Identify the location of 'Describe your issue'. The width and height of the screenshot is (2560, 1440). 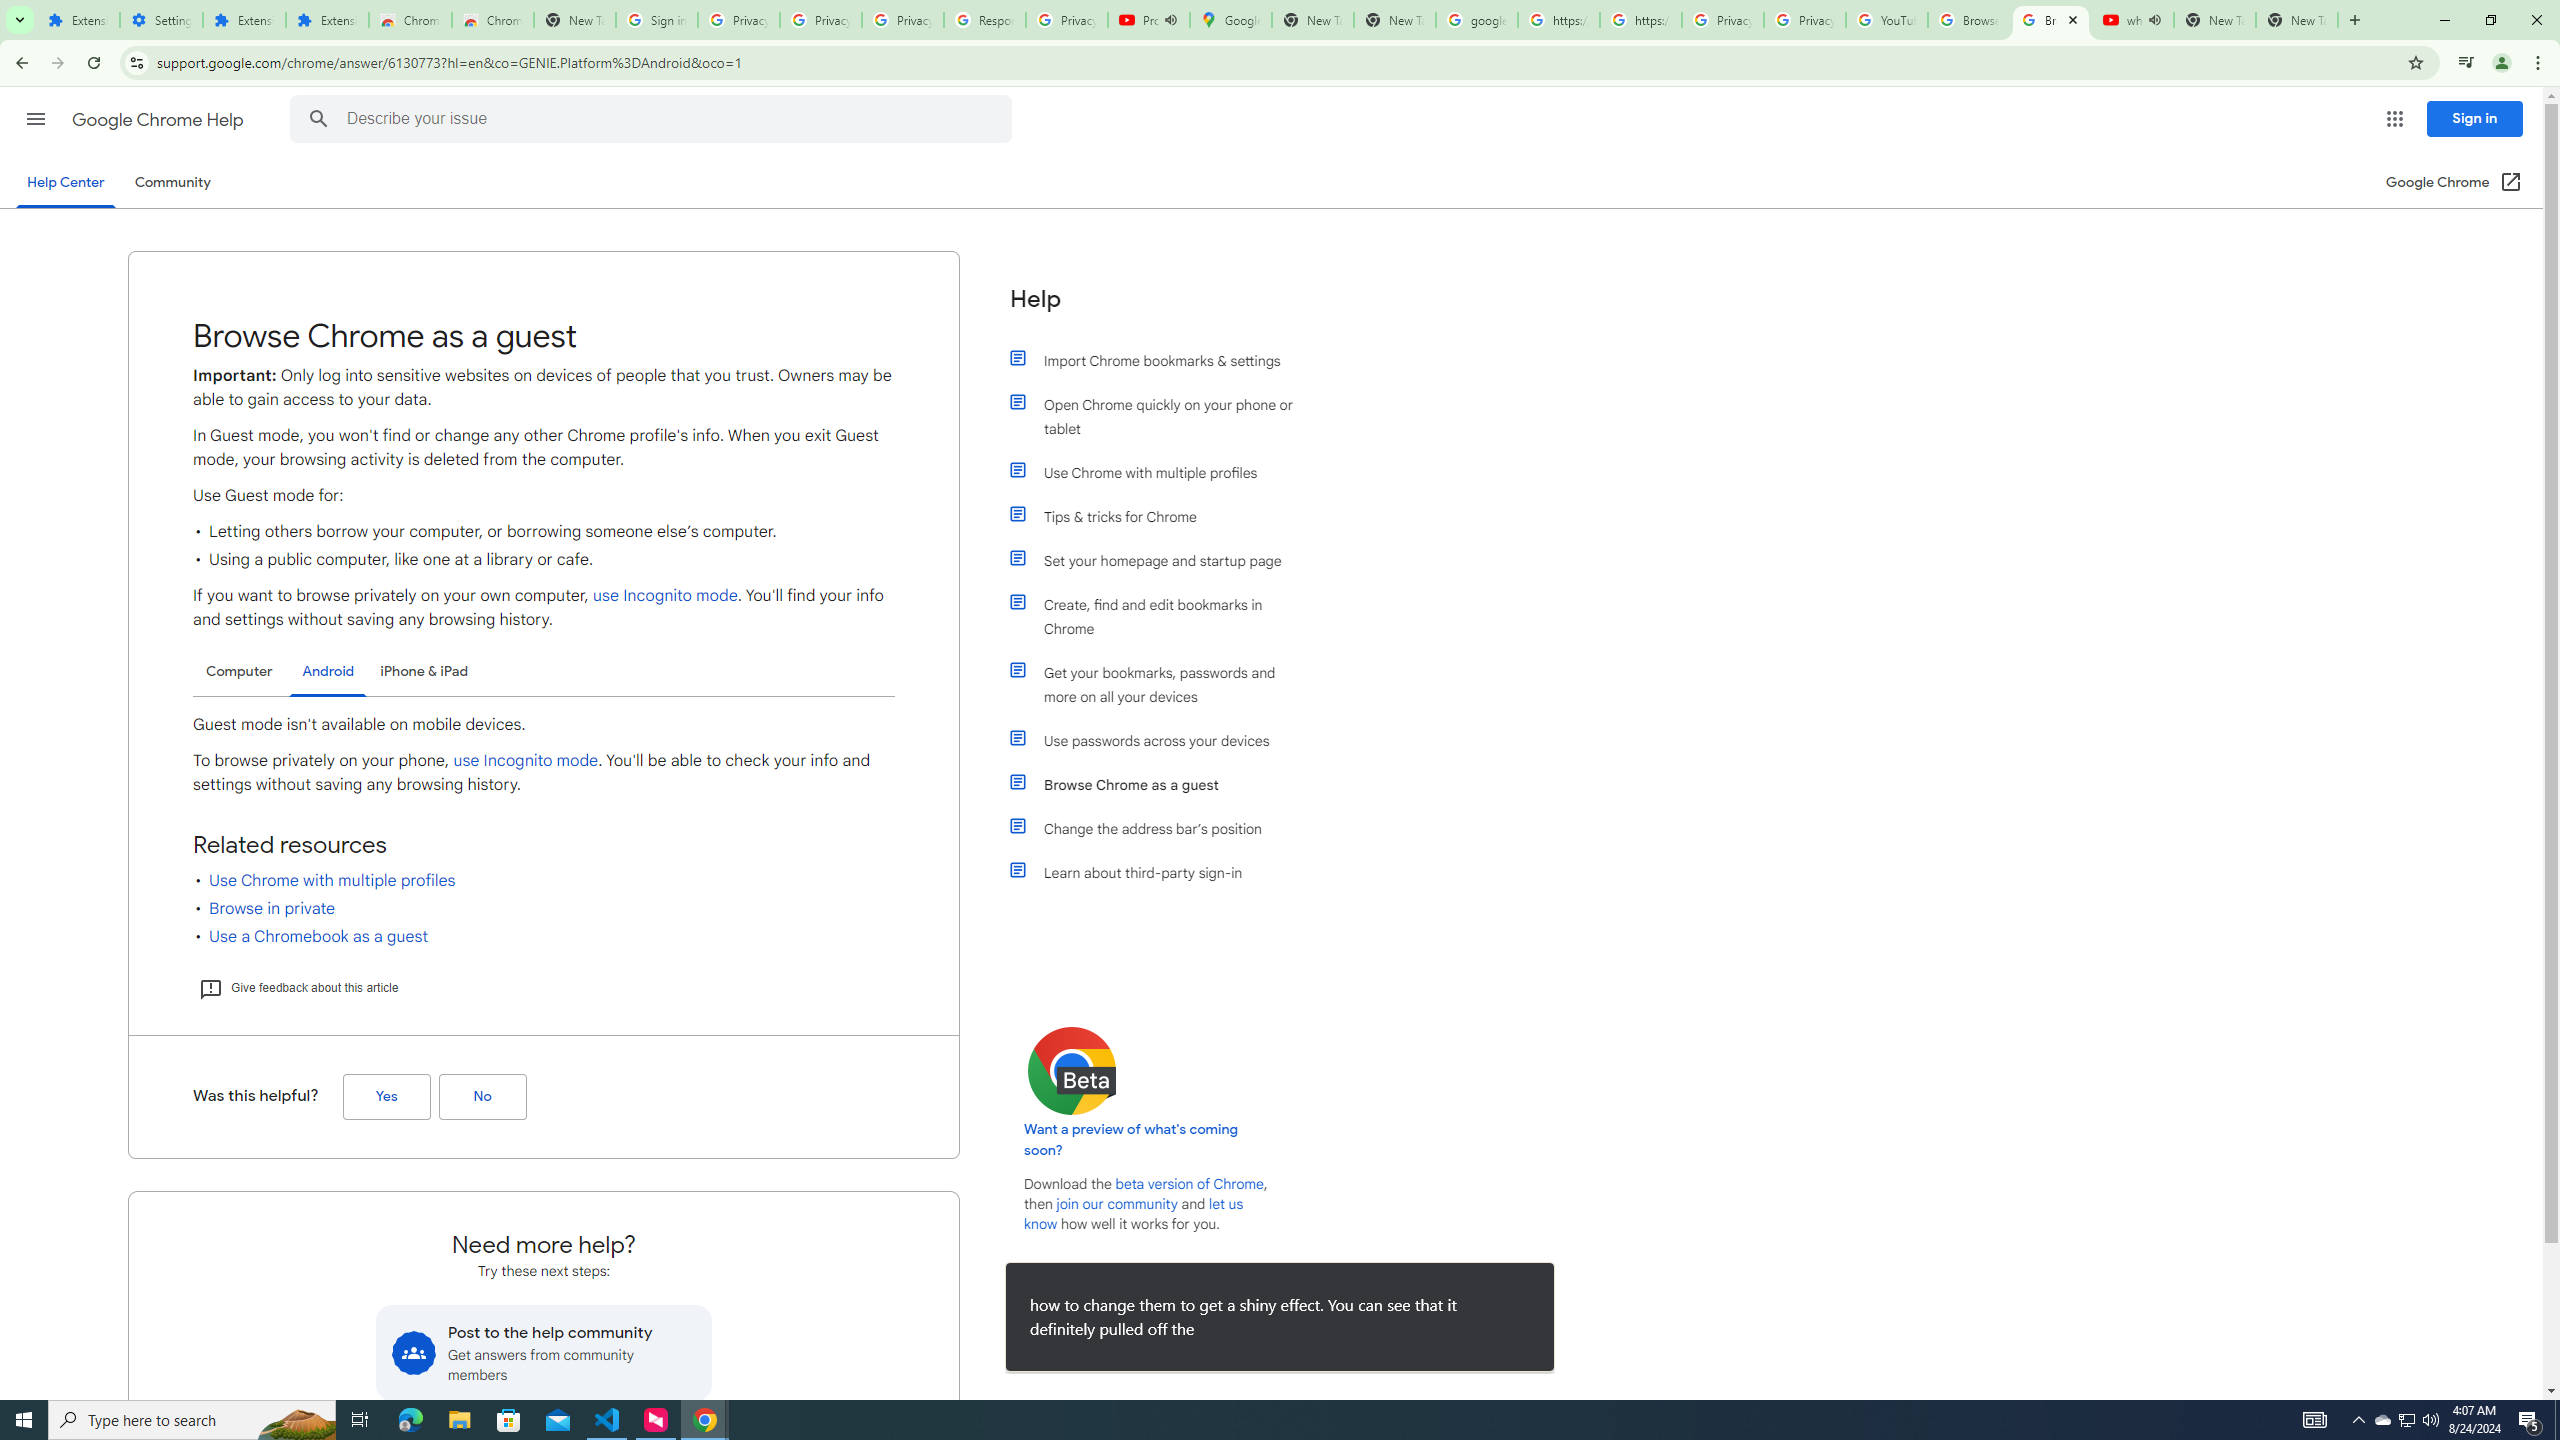
(653, 118).